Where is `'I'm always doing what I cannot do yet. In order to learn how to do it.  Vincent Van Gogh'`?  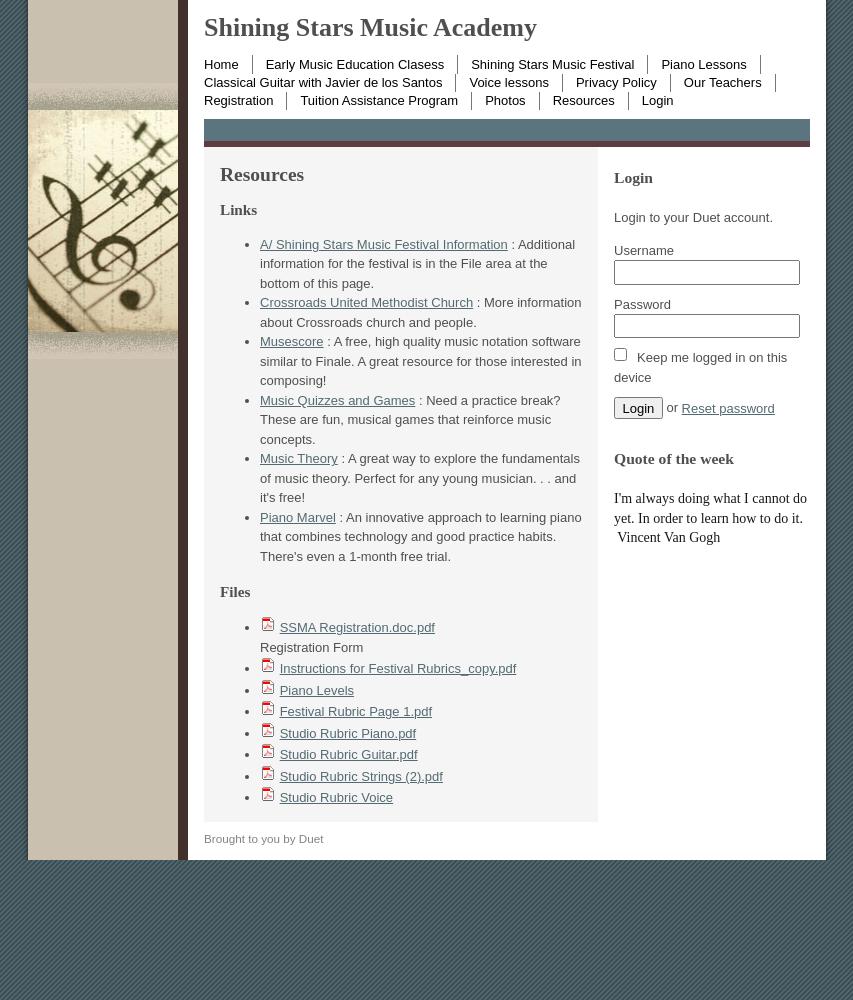 'I'm always doing what I cannot do yet. In order to learn how to do it.  Vincent Van Gogh' is located at coordinates (710, 518).